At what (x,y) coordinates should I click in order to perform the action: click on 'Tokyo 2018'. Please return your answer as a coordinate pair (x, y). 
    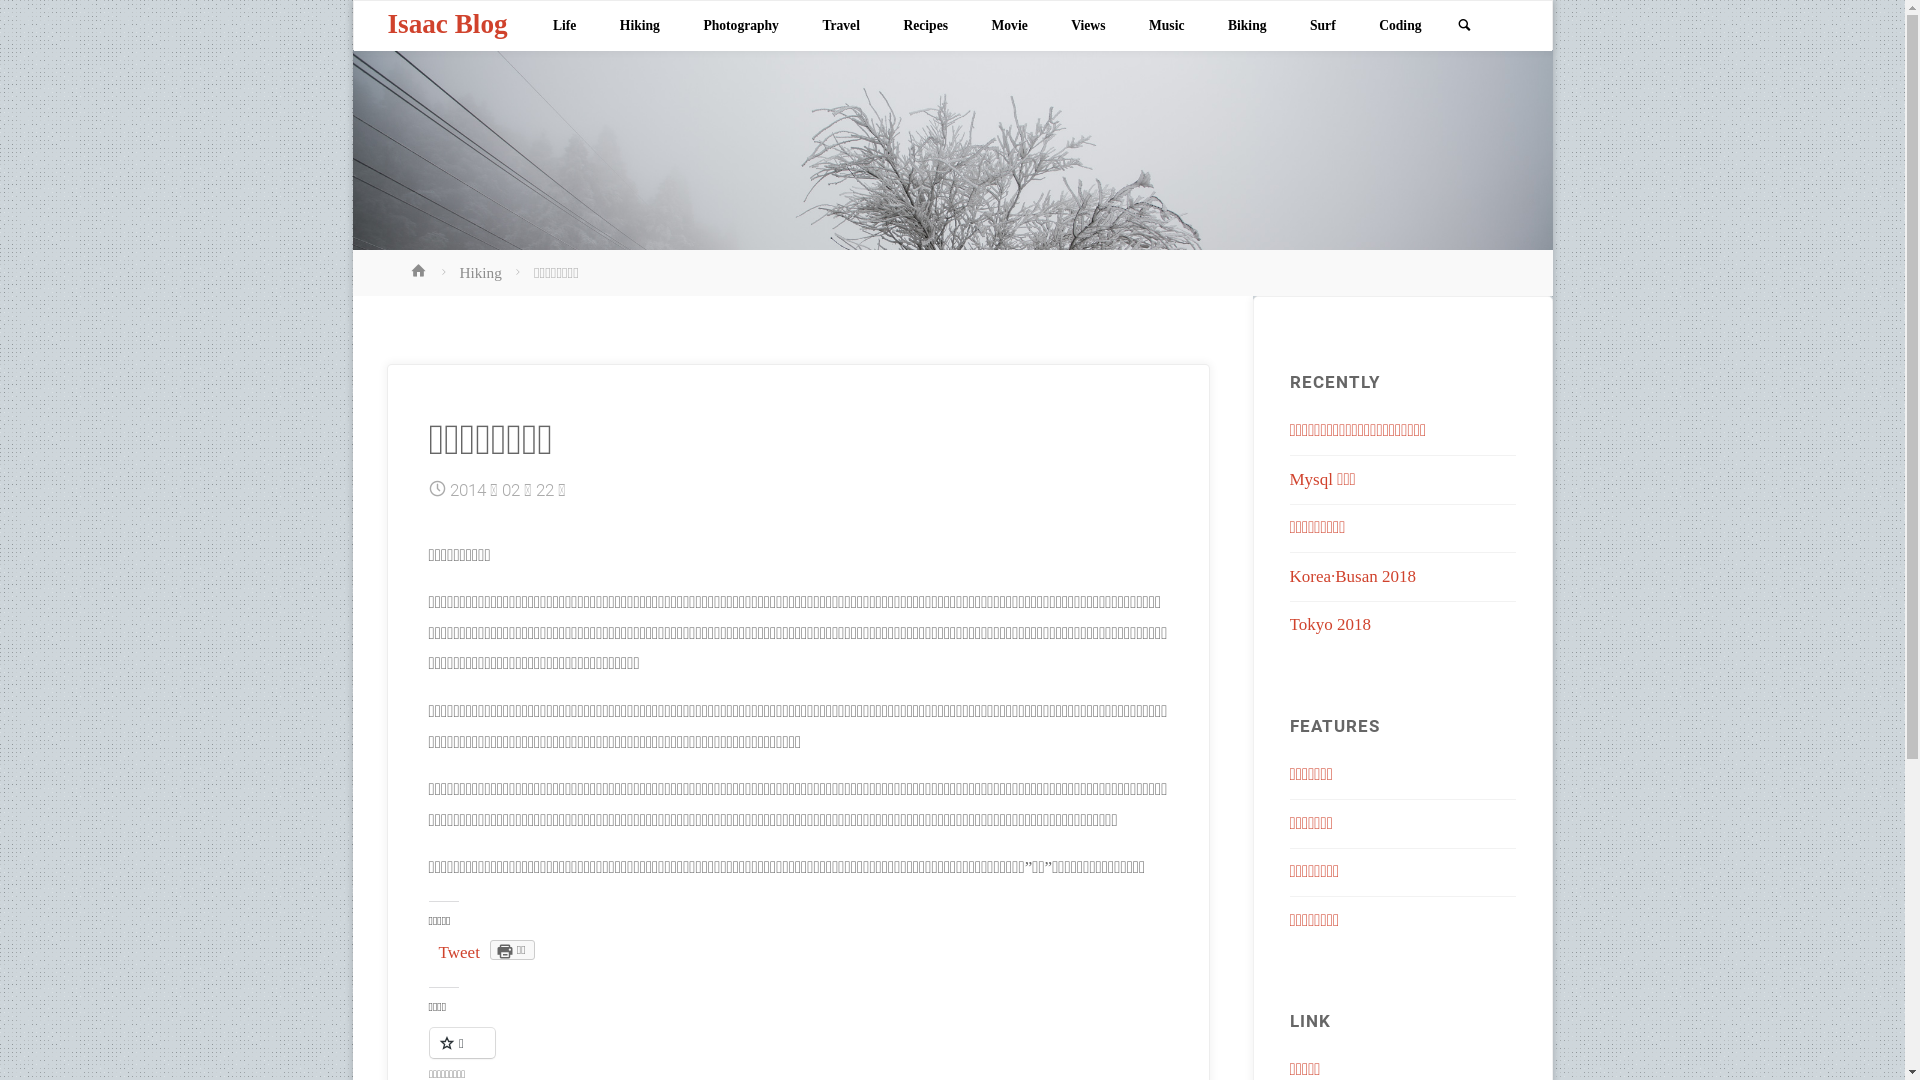
    Looking at the image, I should click on (1330, 623).